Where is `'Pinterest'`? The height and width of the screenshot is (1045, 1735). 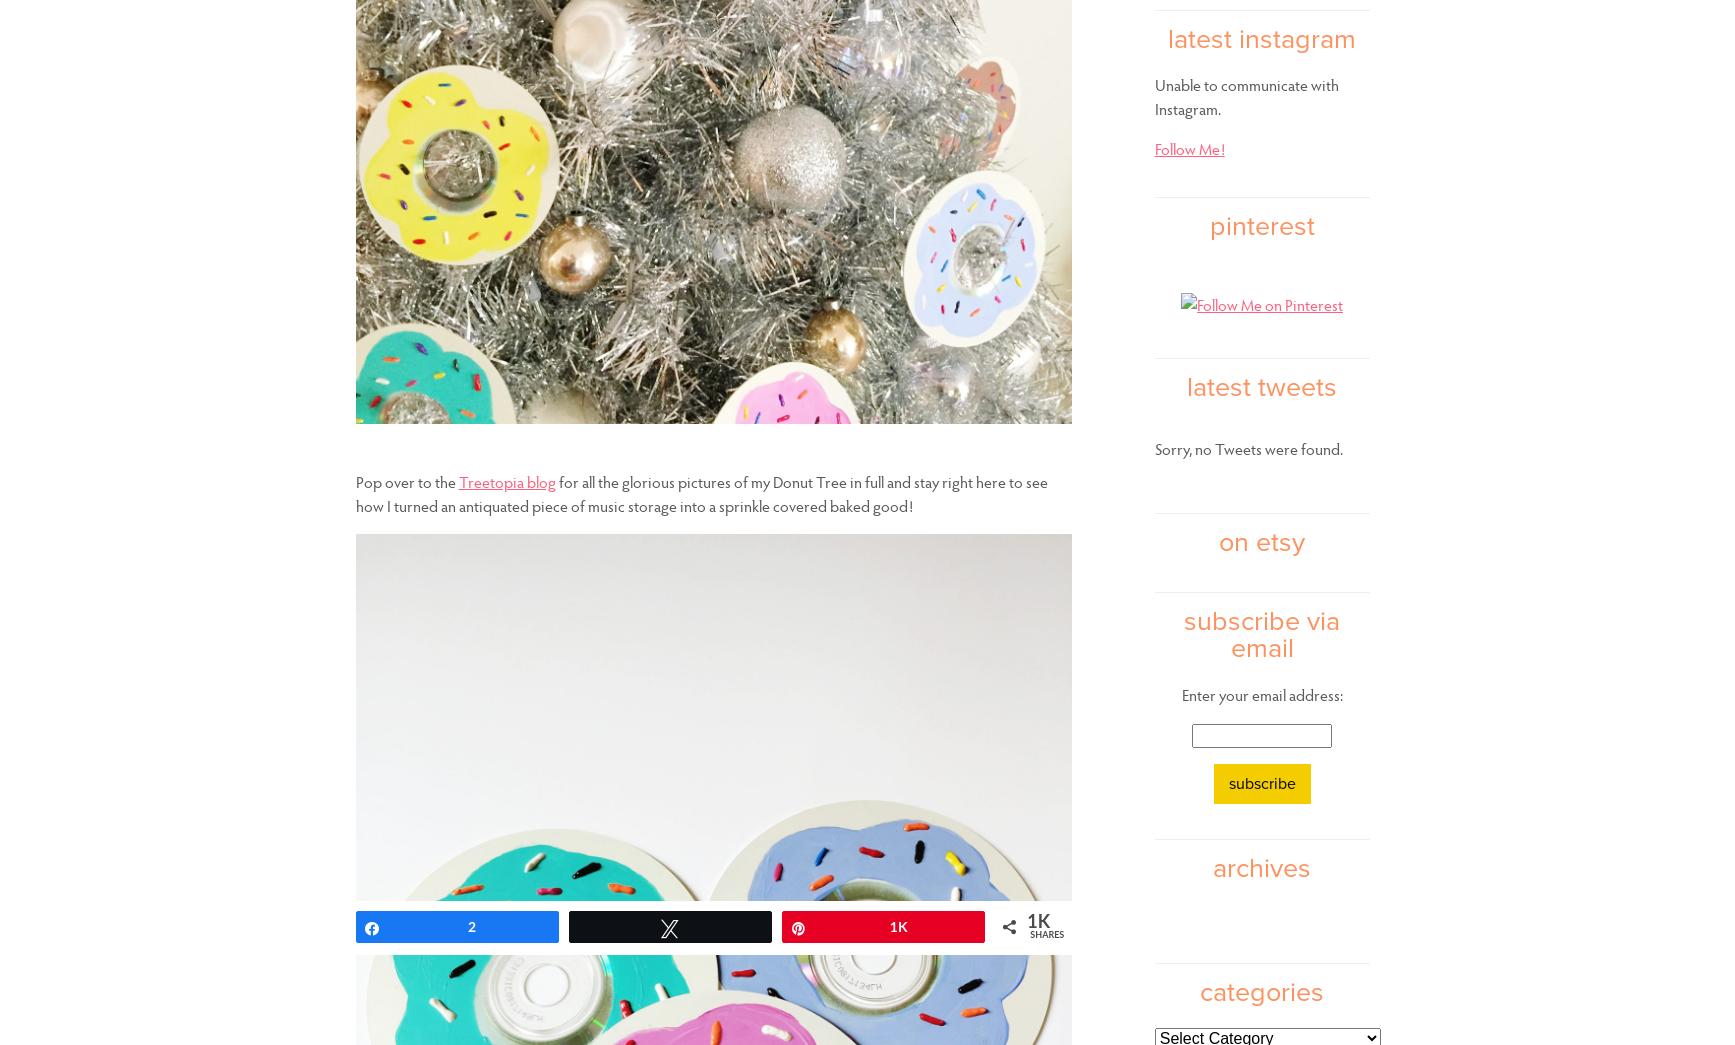 'Pinterest' is located at coordinates (1260, 226).